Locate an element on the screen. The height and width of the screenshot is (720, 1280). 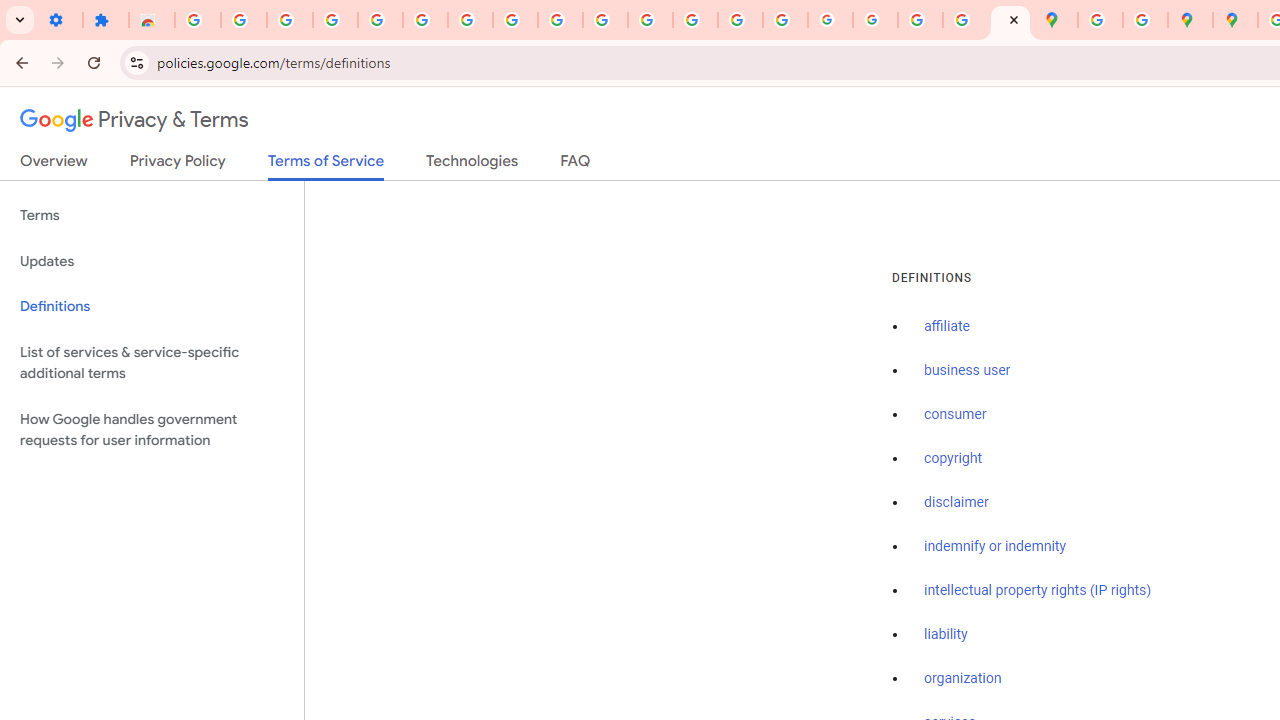
'Back' is located at coordinates (19, 61).